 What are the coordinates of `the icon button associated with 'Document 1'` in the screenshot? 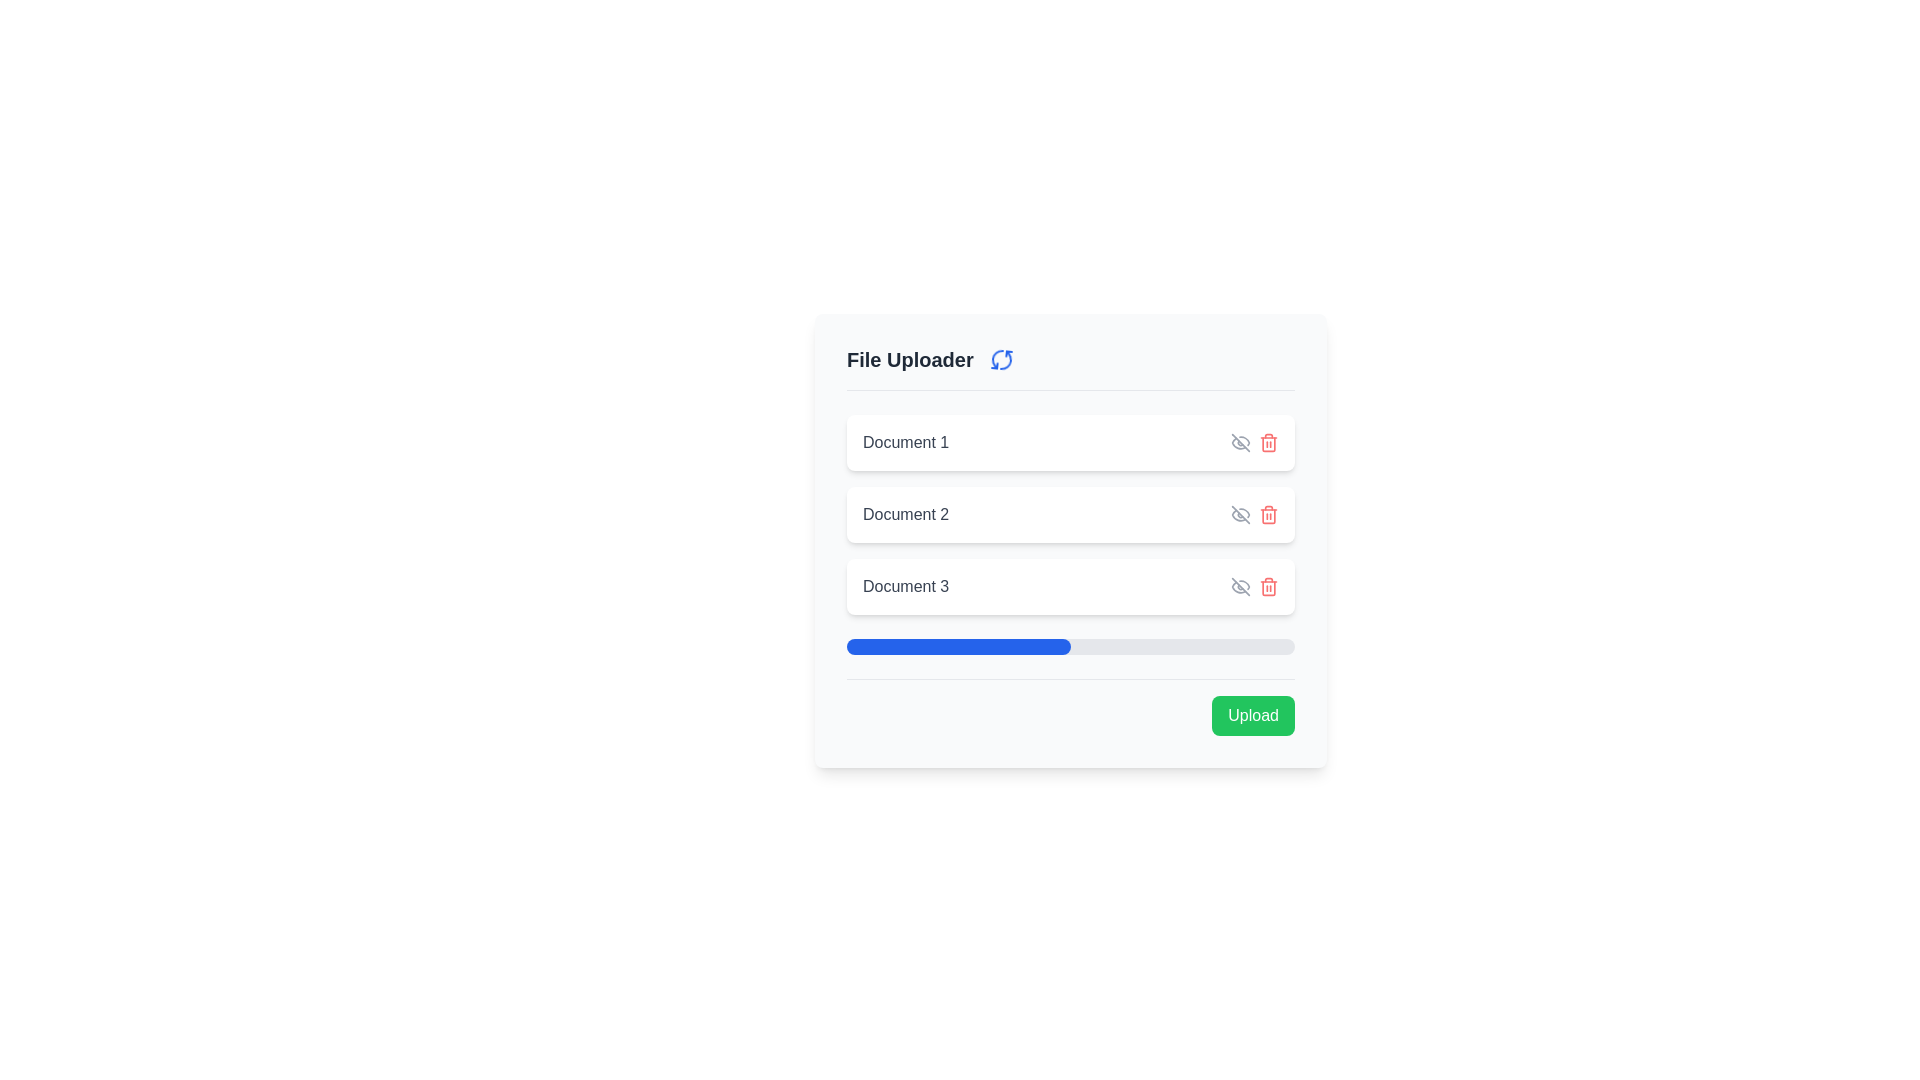 It's located at (1240, 514).